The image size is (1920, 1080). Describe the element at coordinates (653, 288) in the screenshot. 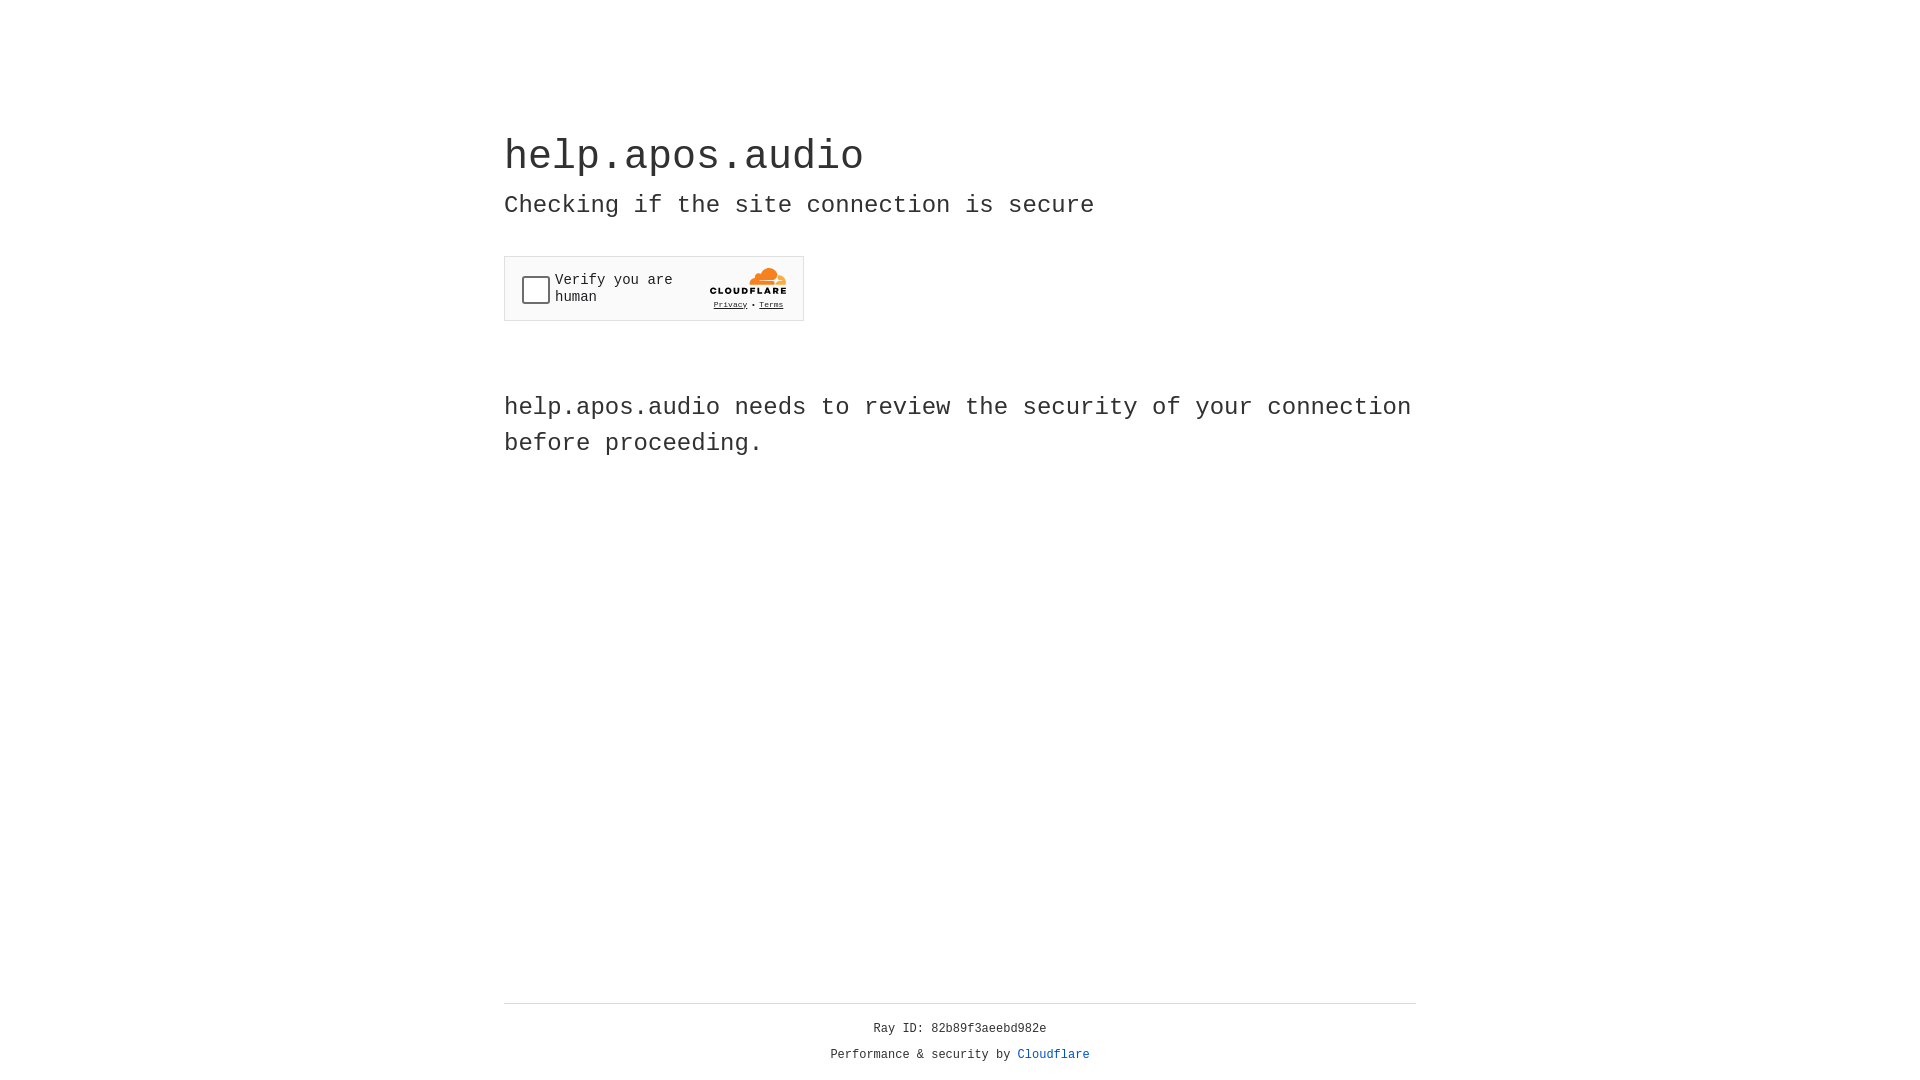

I see `'Widget containing a Cloudflare security challenge'` at that location.